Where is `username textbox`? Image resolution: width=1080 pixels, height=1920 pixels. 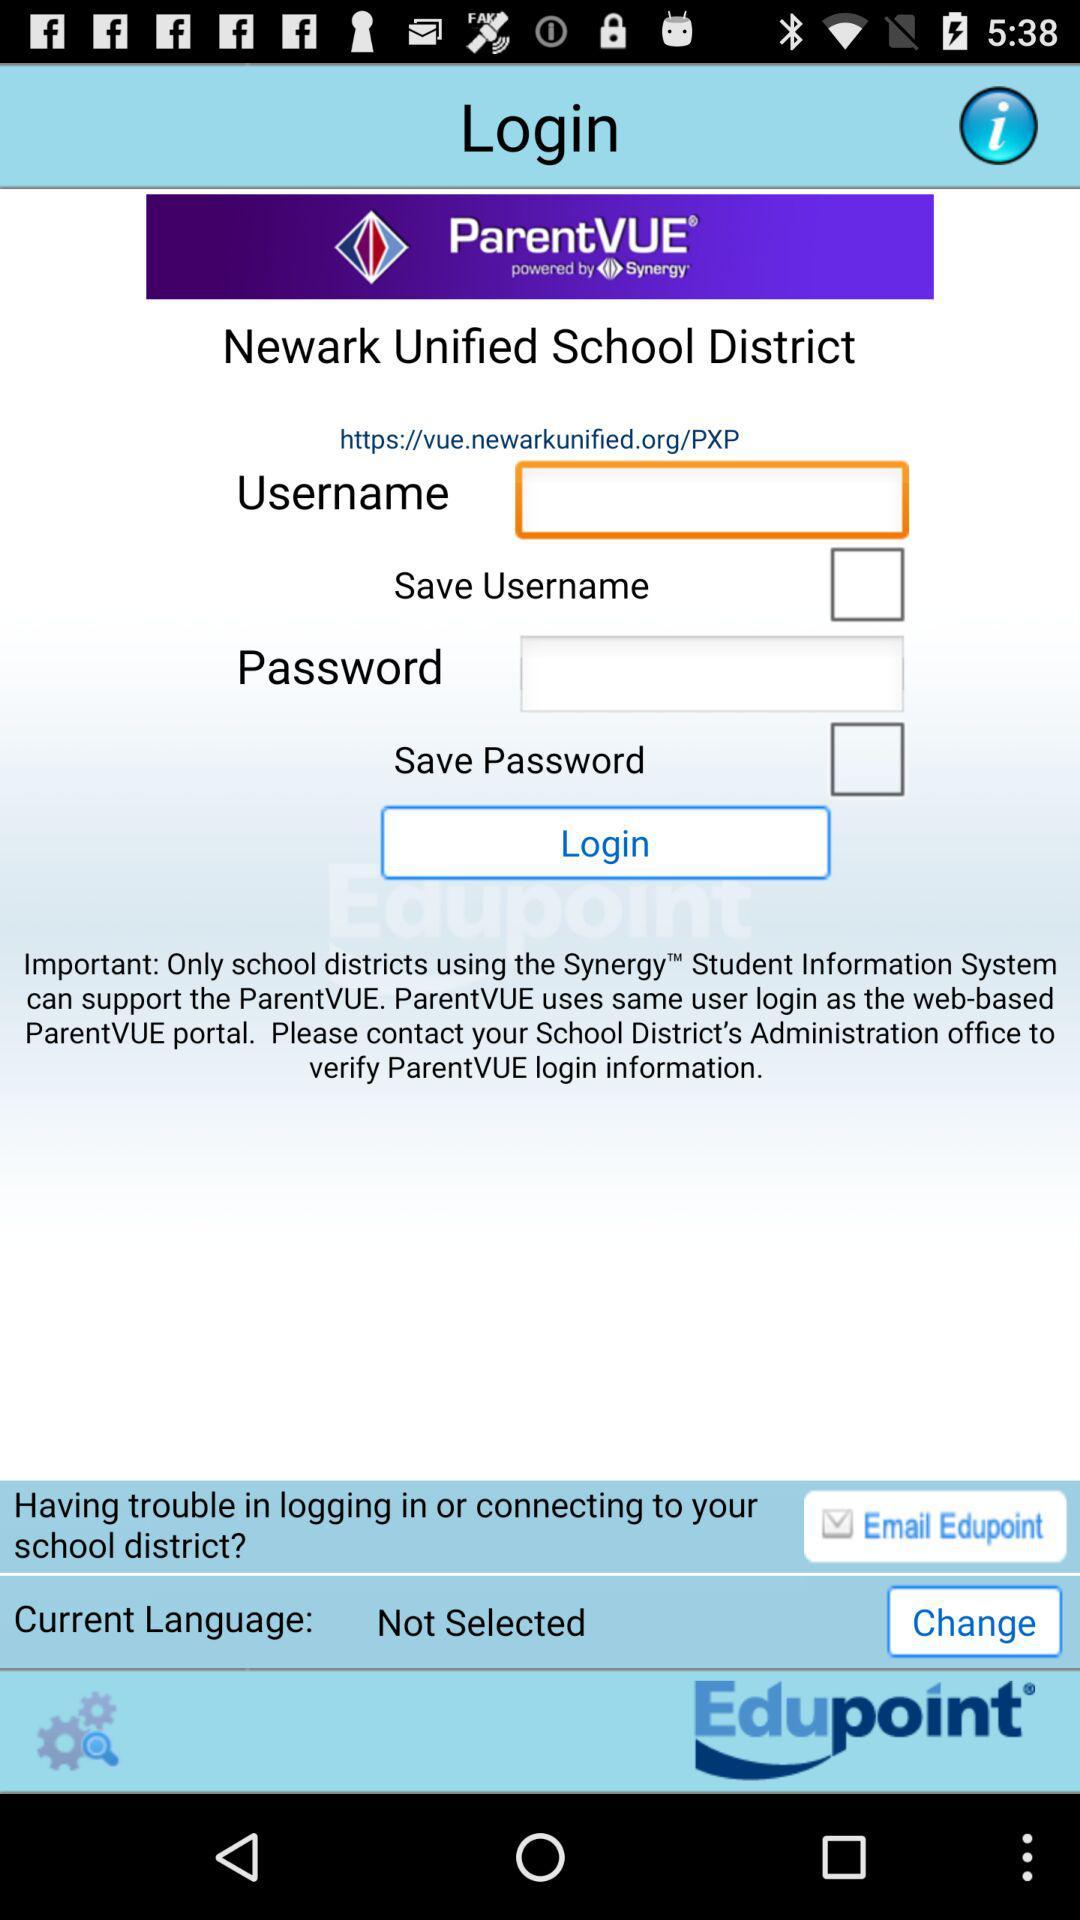 username textbox is located at coordinates (711, 505).